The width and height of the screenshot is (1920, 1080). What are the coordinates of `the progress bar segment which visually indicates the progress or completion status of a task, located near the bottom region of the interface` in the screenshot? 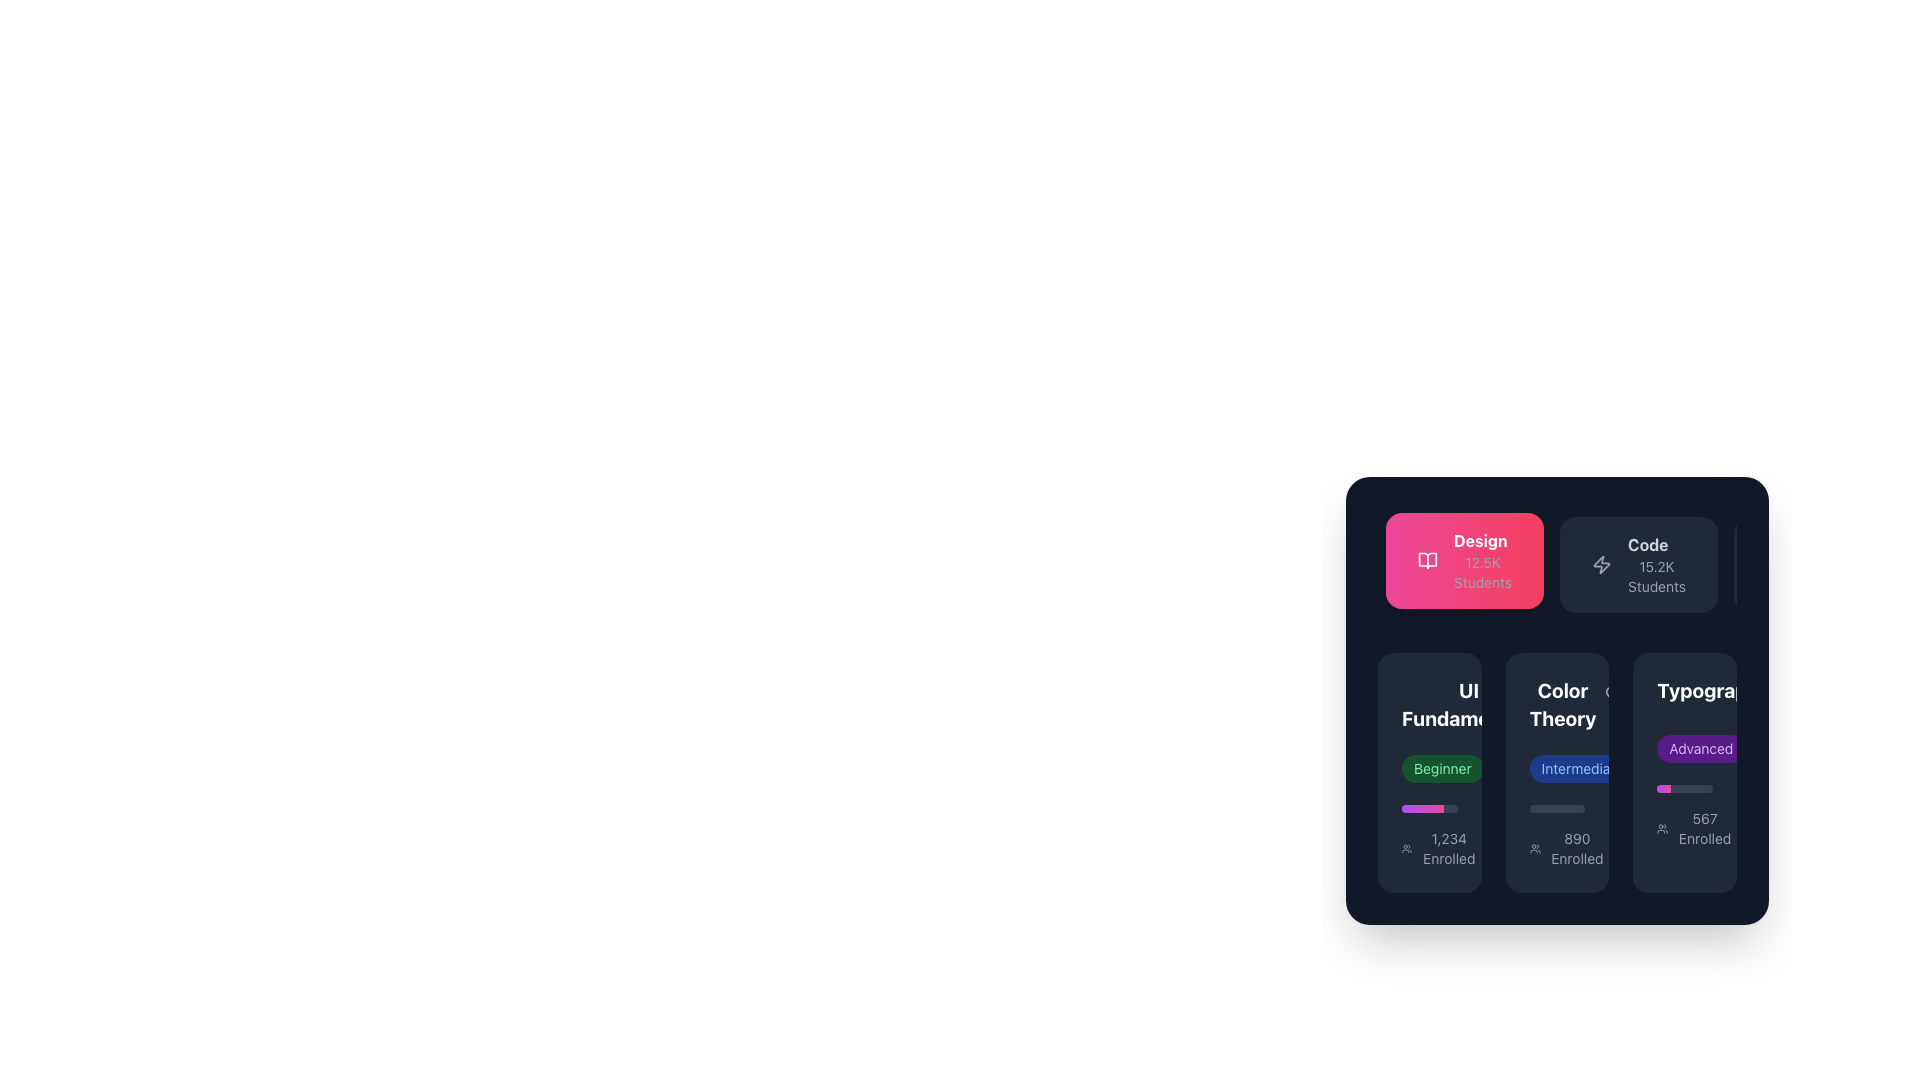 It's located at (1421, 808).